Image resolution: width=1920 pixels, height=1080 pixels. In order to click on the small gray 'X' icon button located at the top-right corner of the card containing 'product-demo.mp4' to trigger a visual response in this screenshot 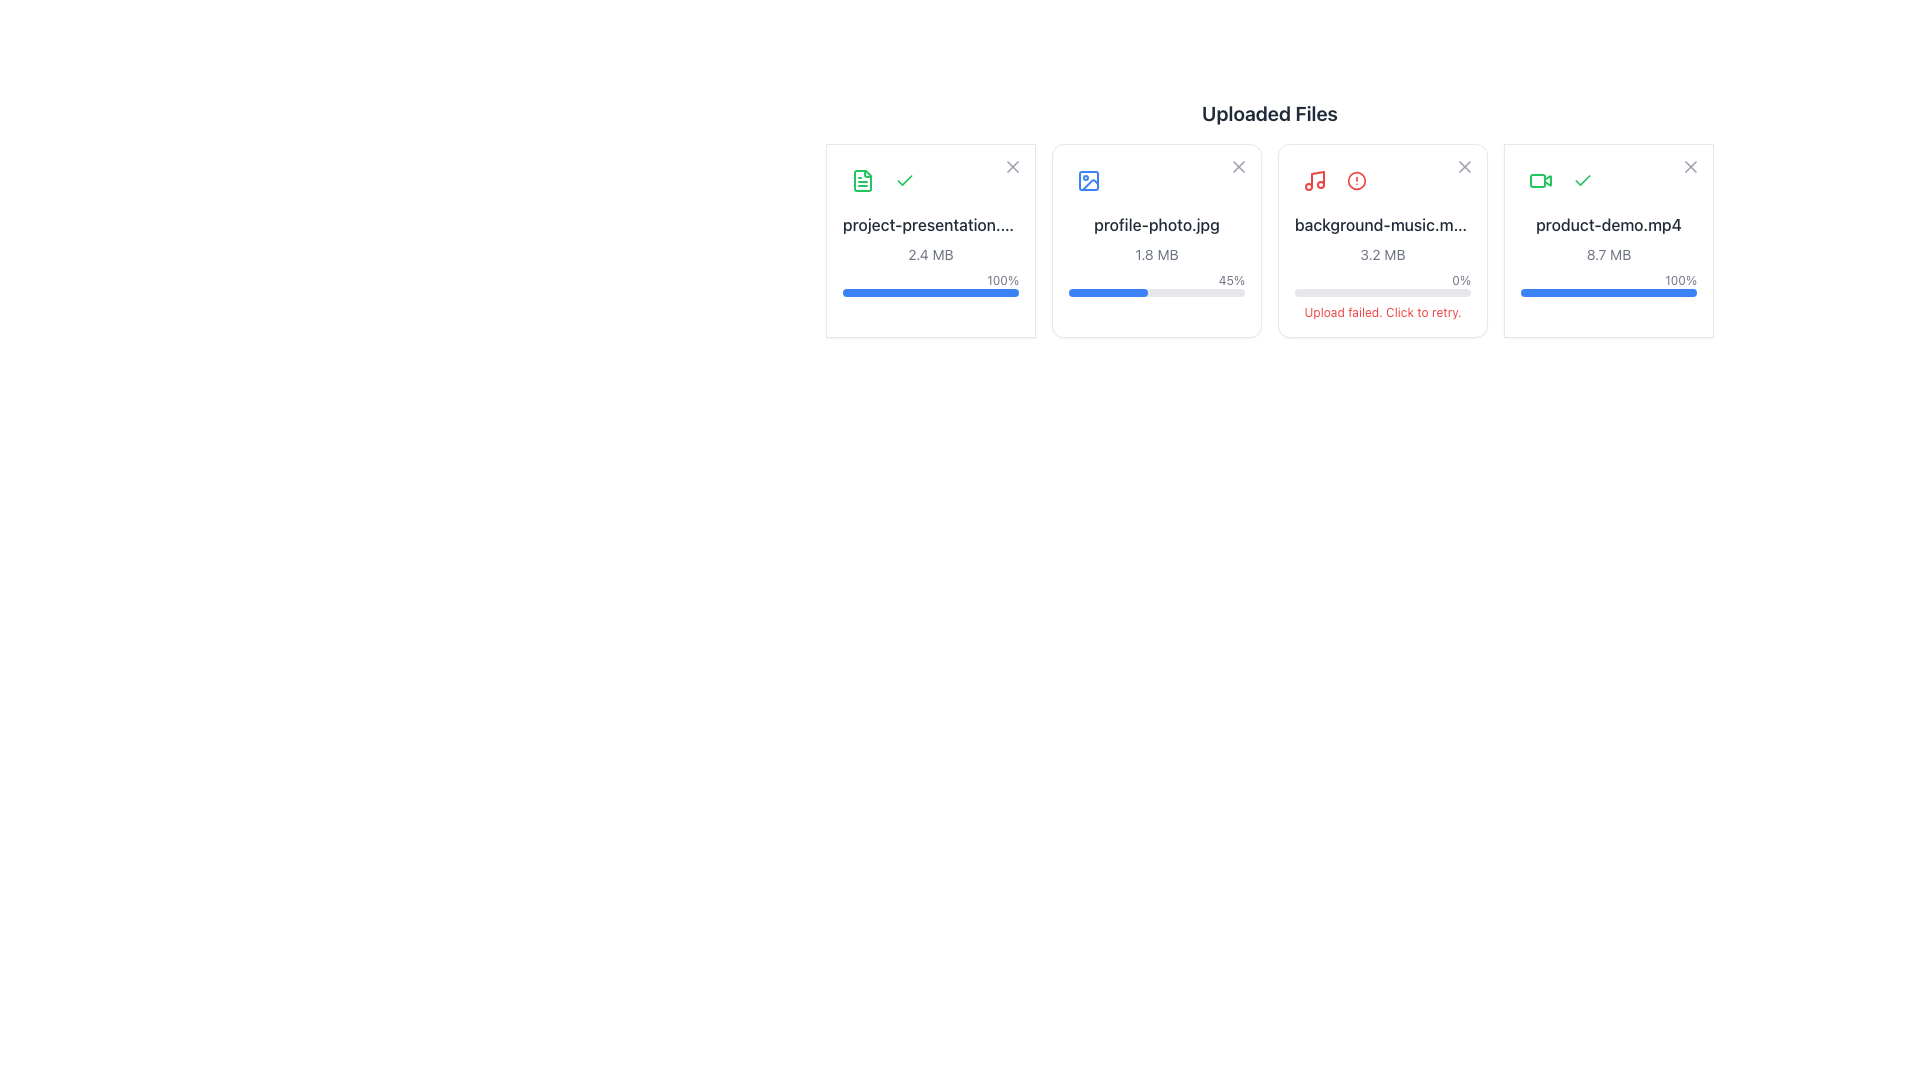, I will do `click(1689, 165)`.